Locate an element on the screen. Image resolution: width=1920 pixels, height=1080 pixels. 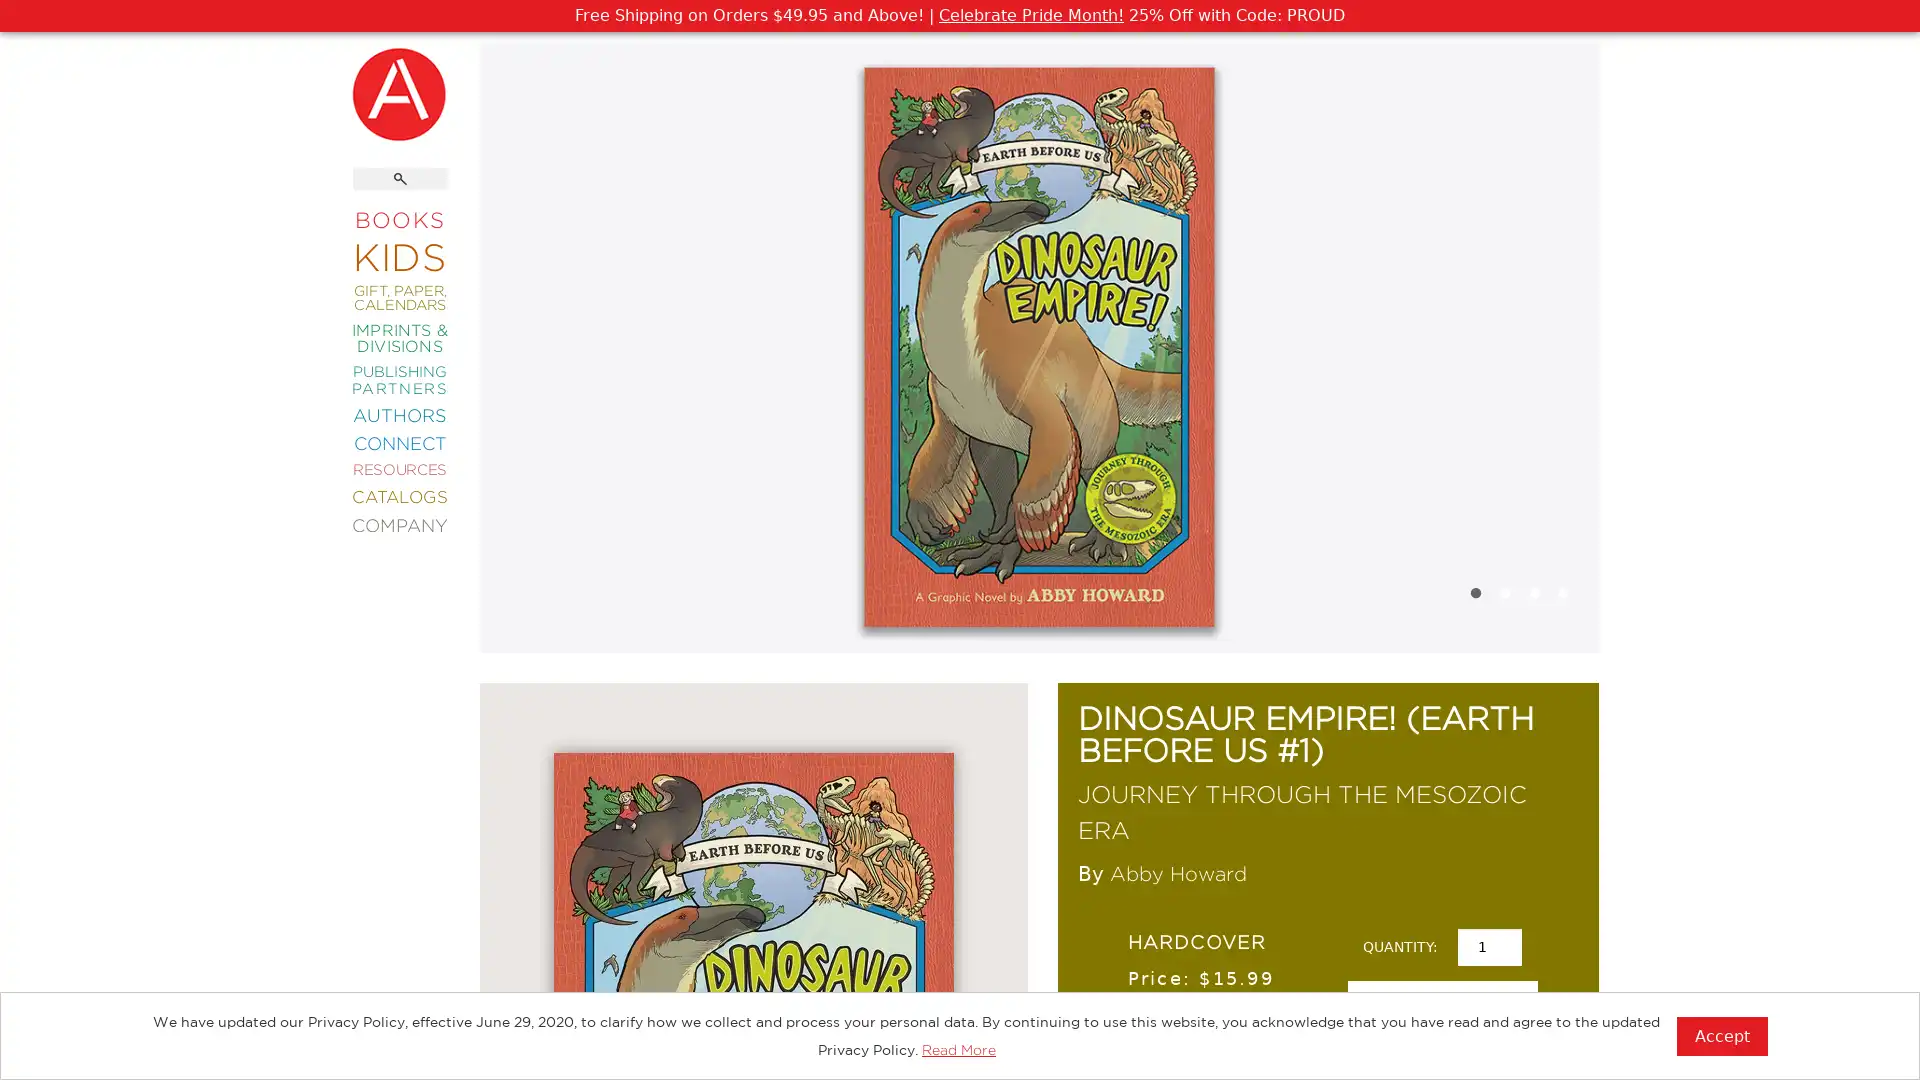
CONNECT is located at coordinates (399, 441).